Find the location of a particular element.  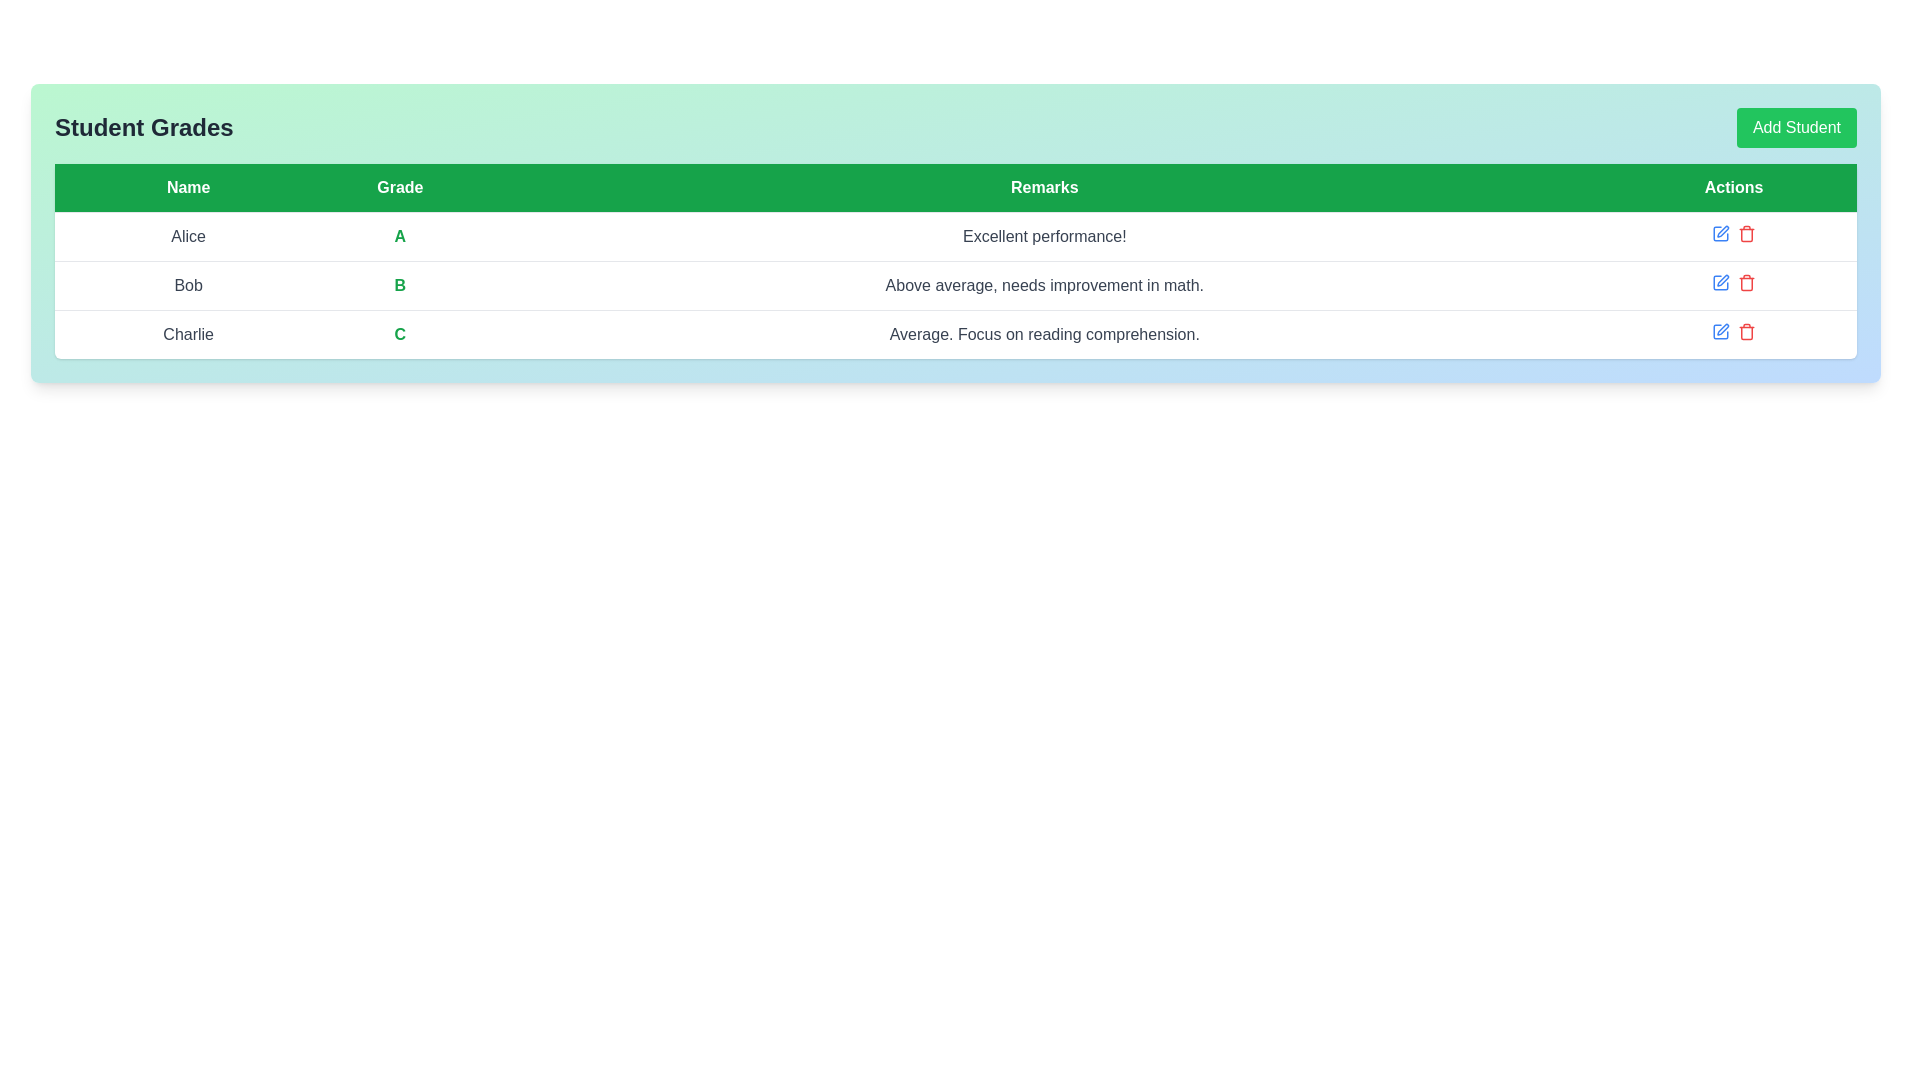

the third row in the table containing the text 'Charlie C Average. Focus on reading comprehension.' is located at coordinates (954, 333).